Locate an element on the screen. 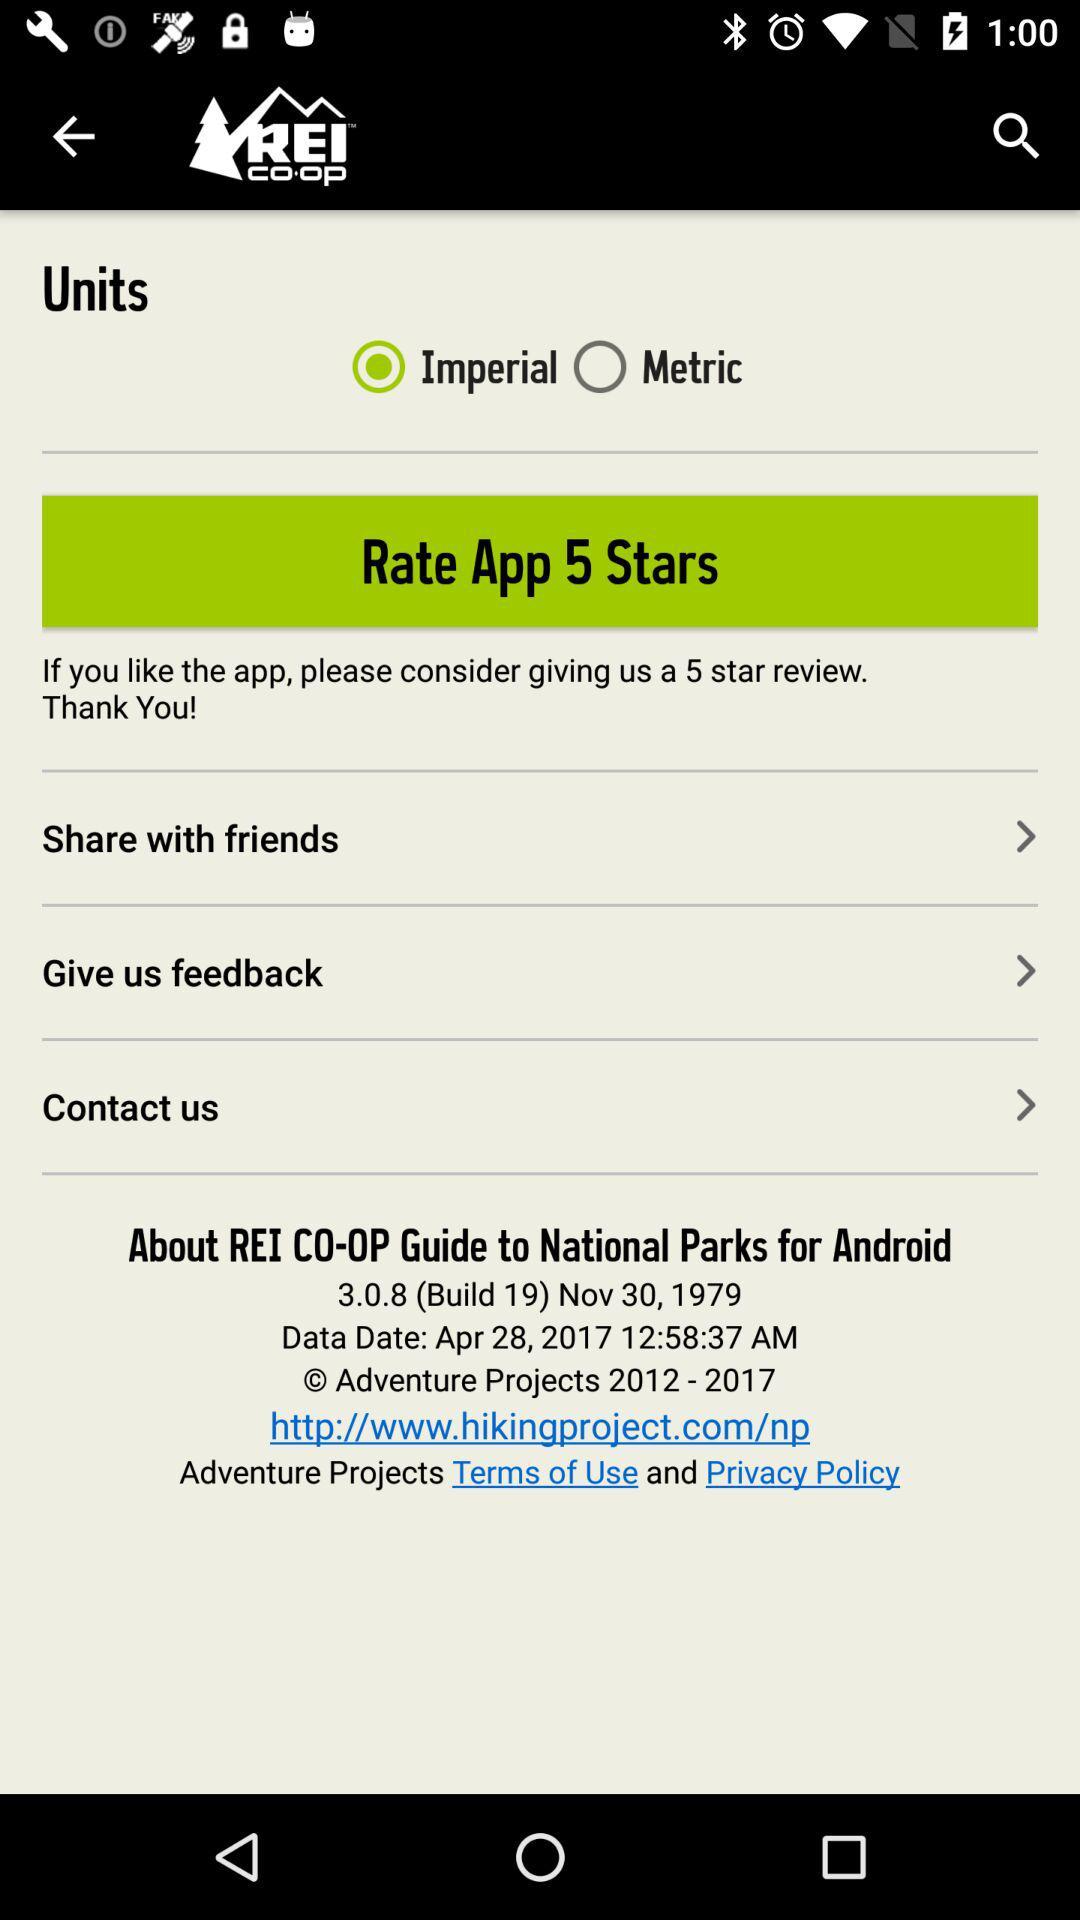 The image size is (1080, 1920). the item to the left of the metric is located at coordinates (446, 366).